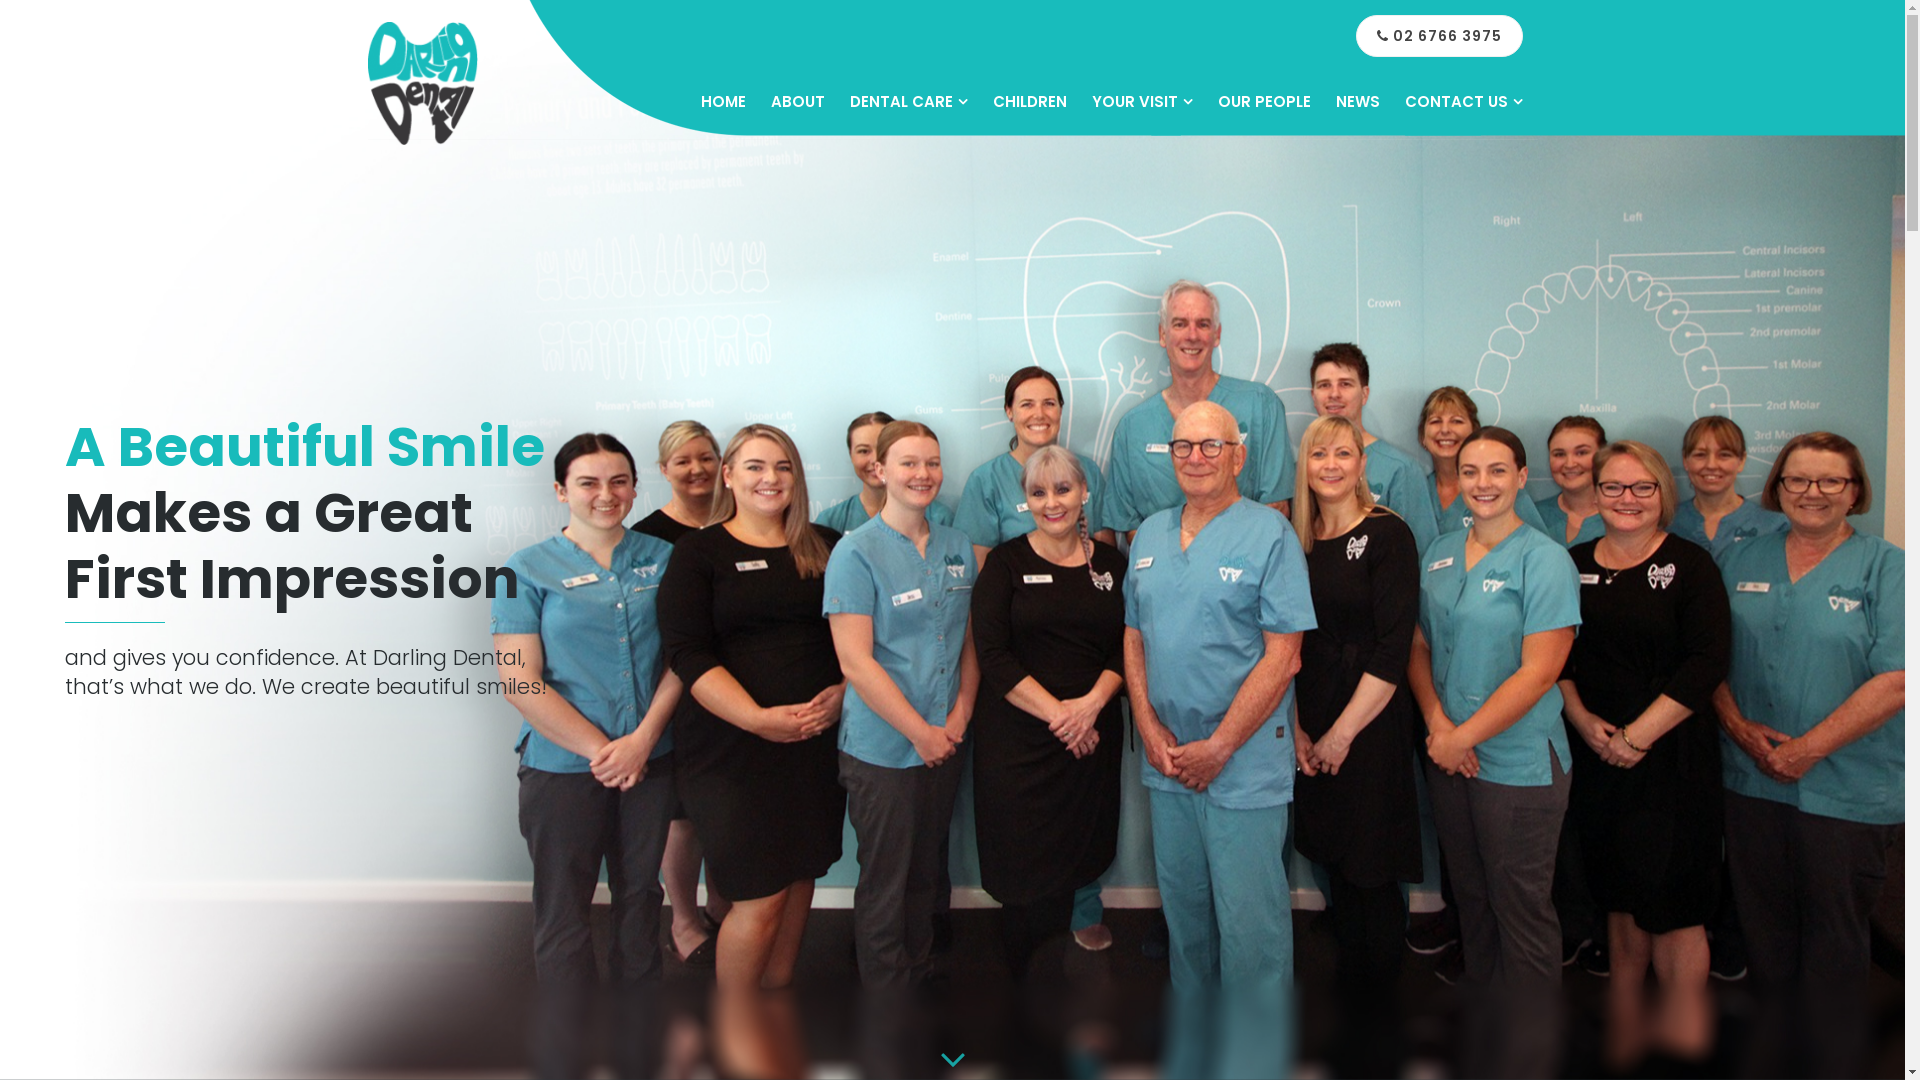  I want to click on 'YOUR VISIT', so click(1142, 101).